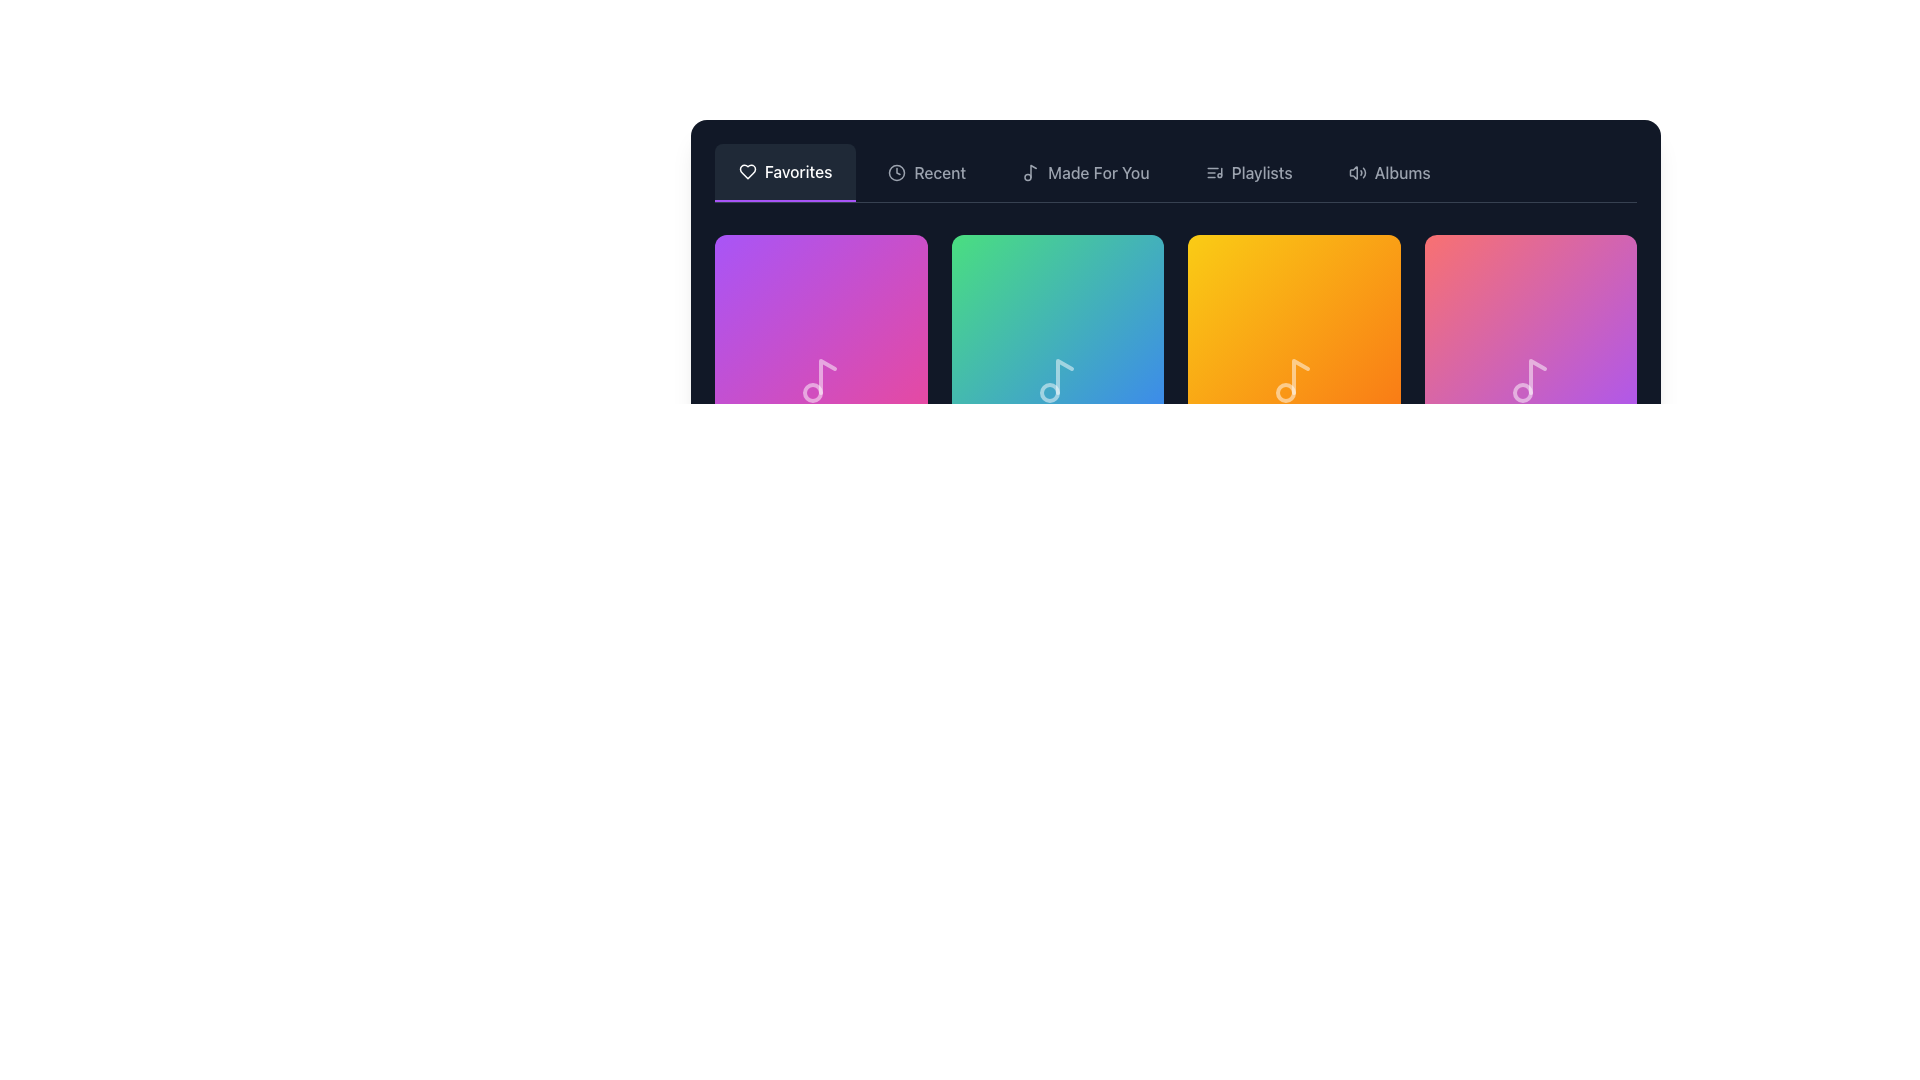  What do you see at coordinates (1261, 172) in the screenshot?
I see `the Text label in the navigation bar that represents a playlist option, located between 'Made For You' and 'Albums'` at bounding box center [1261, 172].